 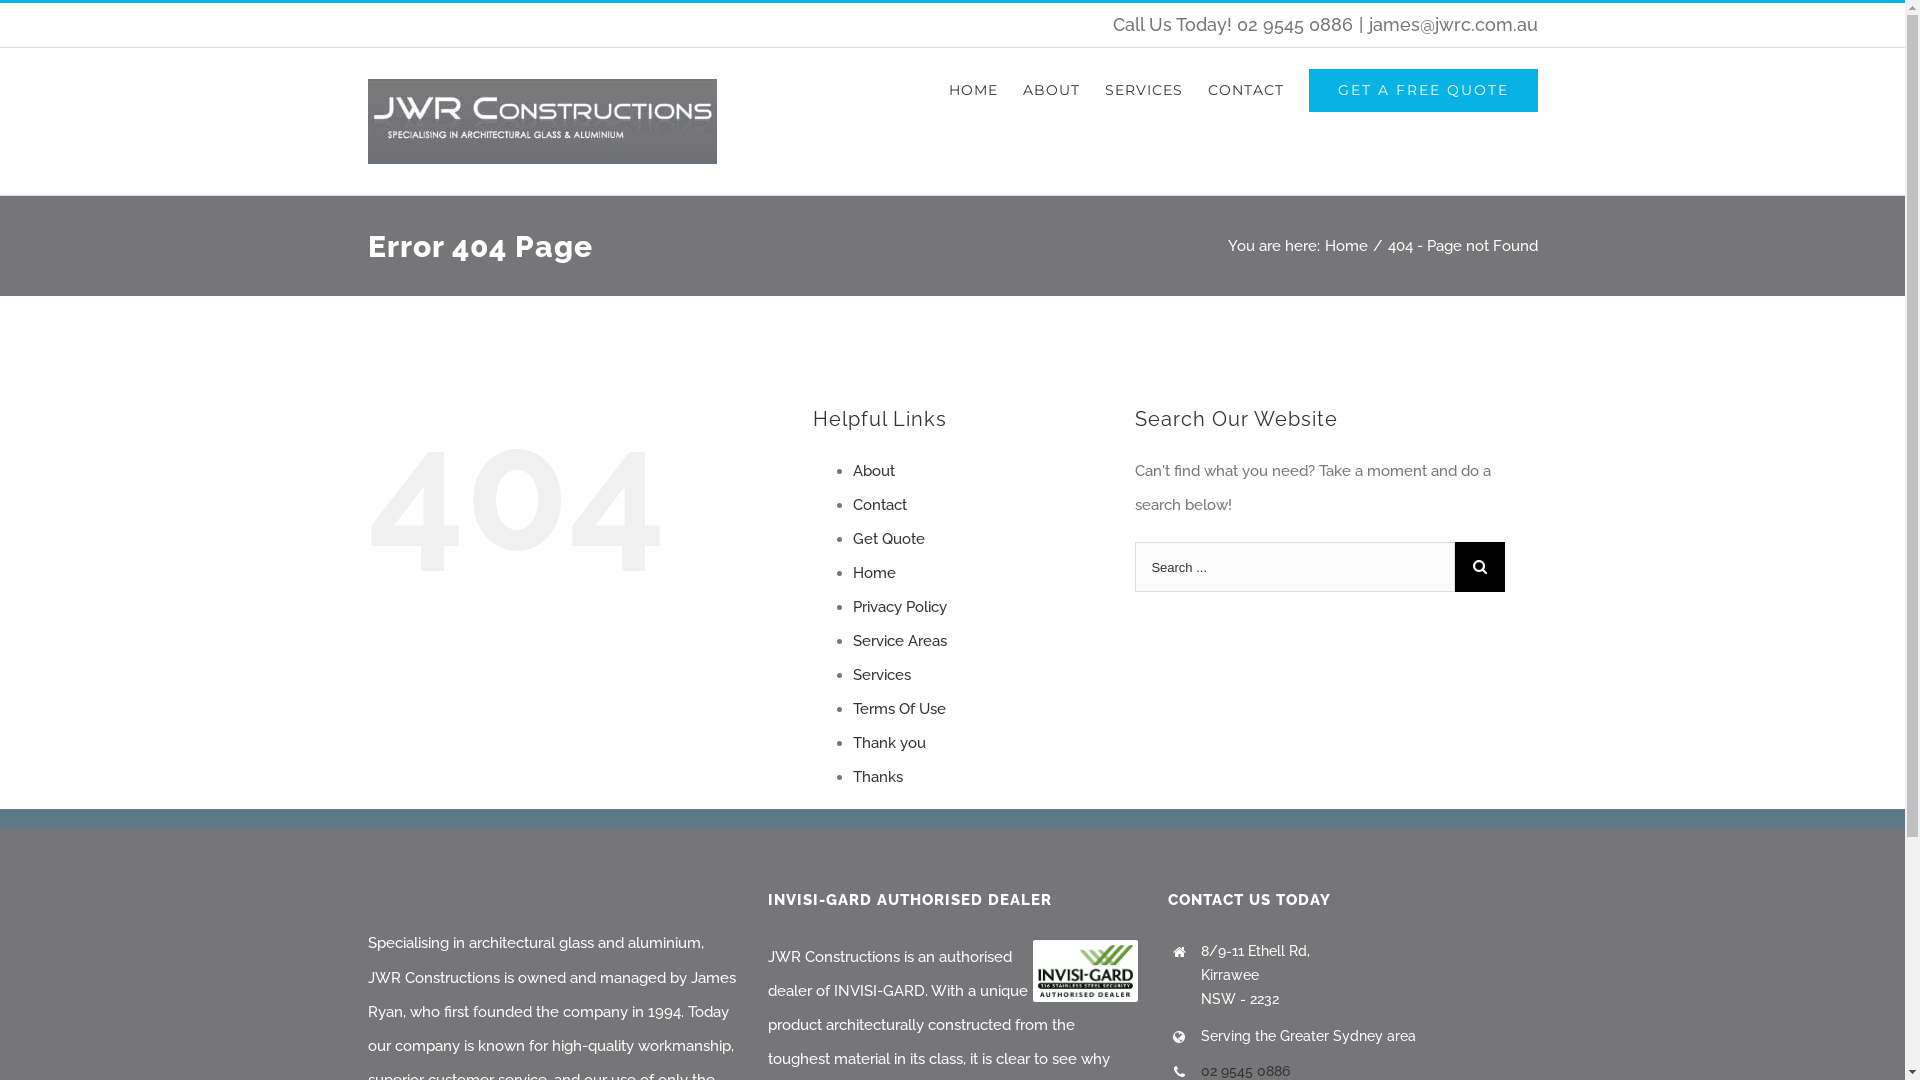 I want to click on 'SERVICES', so click(x=1142, y=88).